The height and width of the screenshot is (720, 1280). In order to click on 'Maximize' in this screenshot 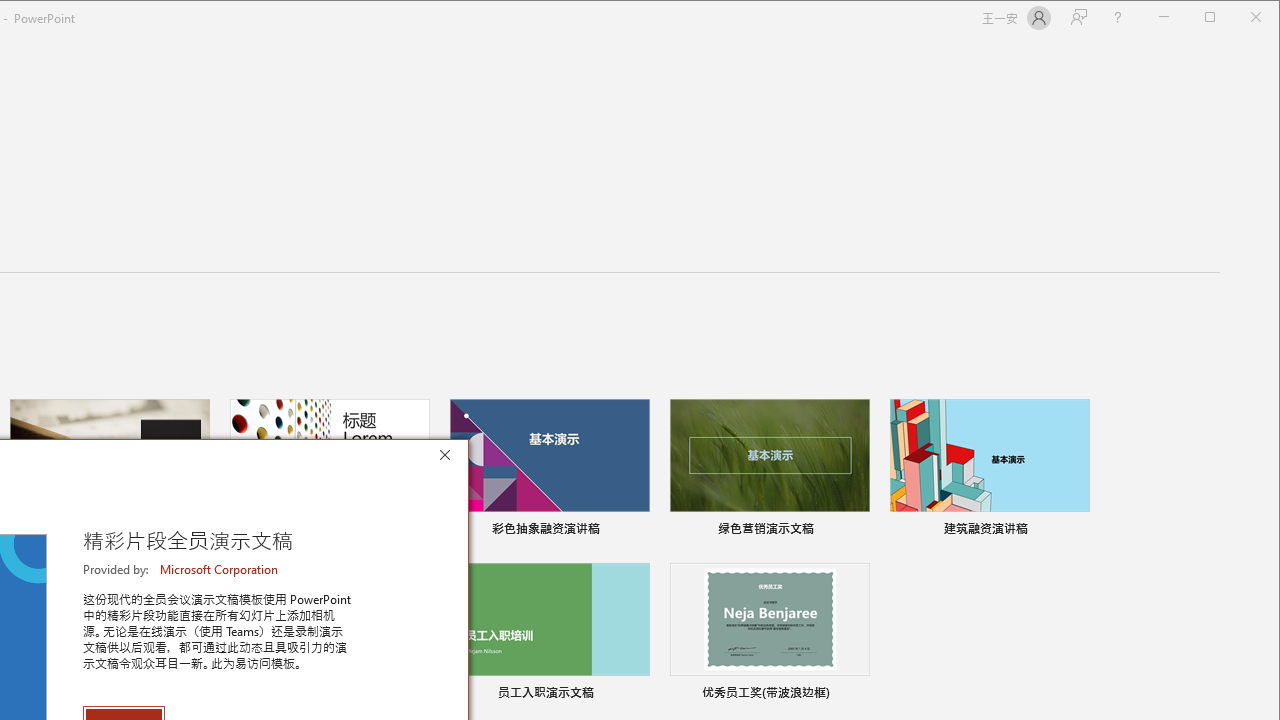, I will do `click(1238, 19)`.